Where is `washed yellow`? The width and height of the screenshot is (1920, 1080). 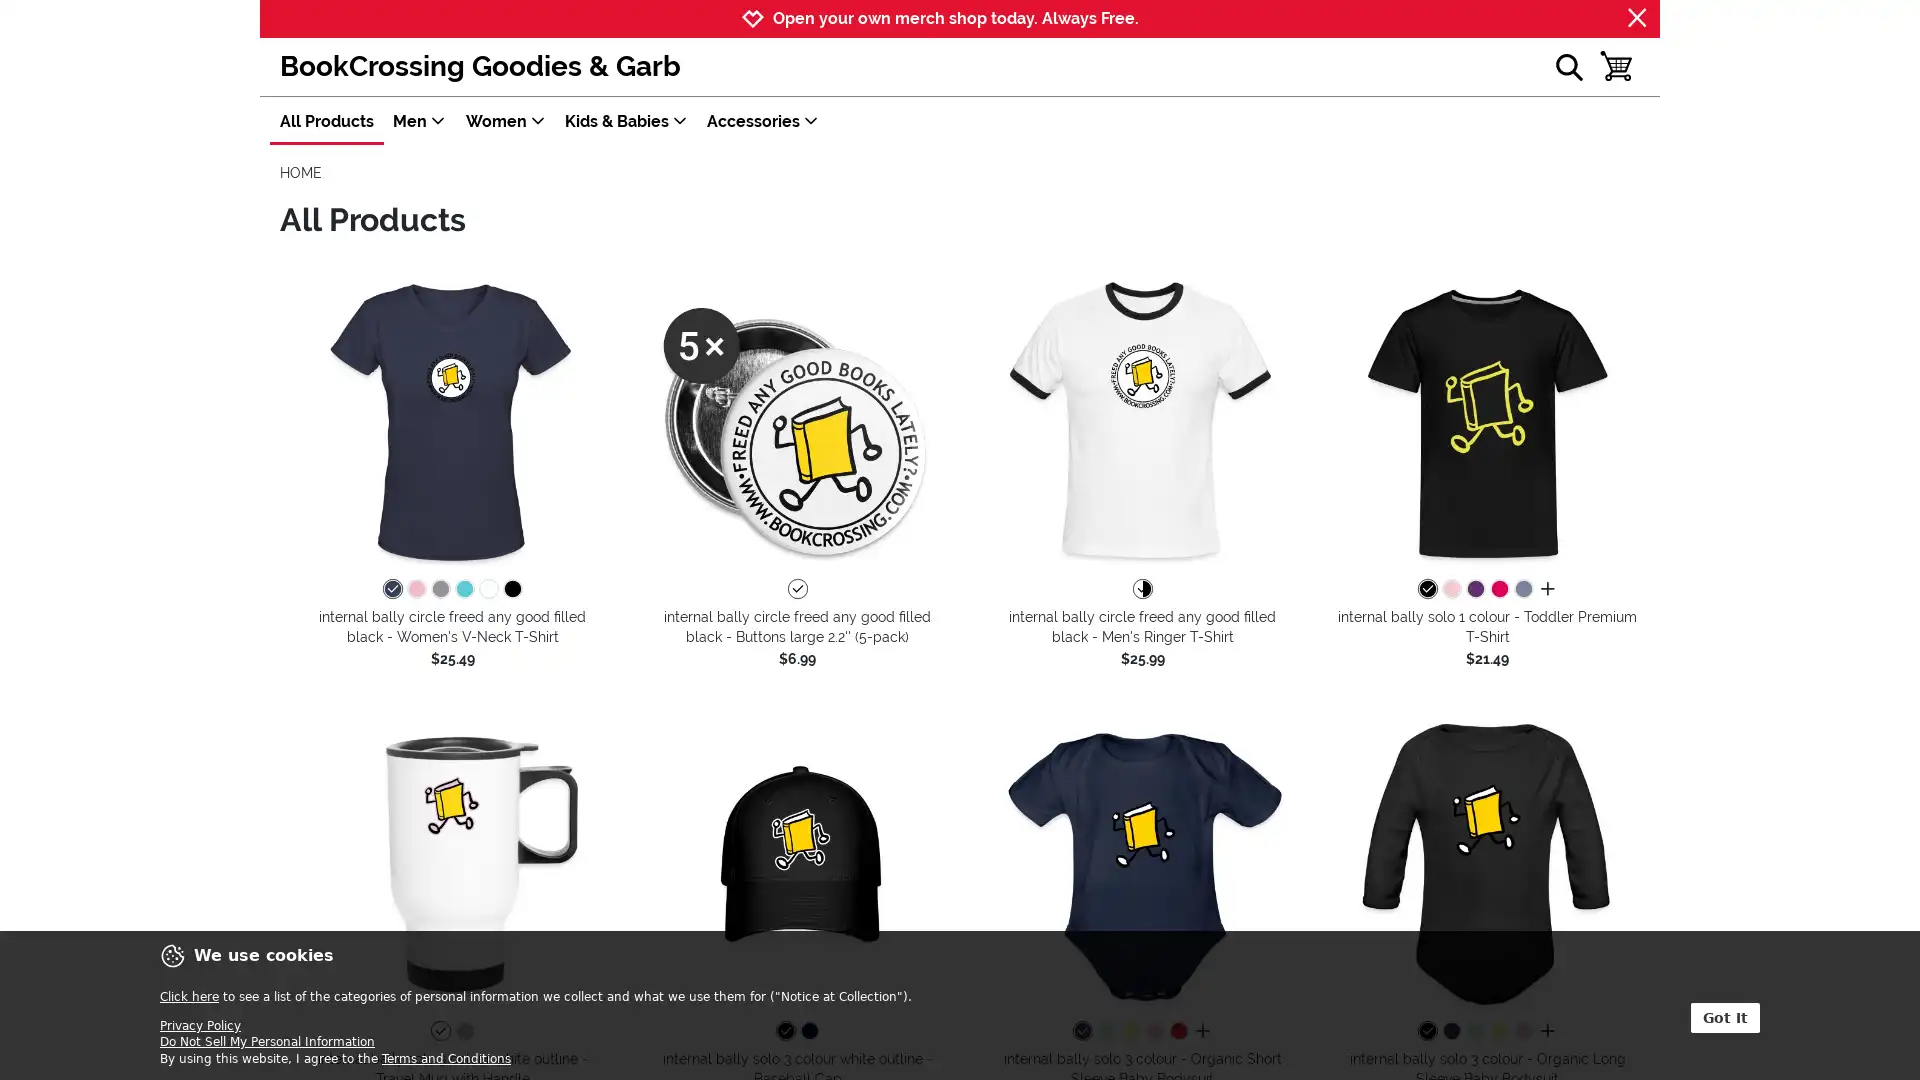
washed yellow is located at coordinates (1498, 1032).